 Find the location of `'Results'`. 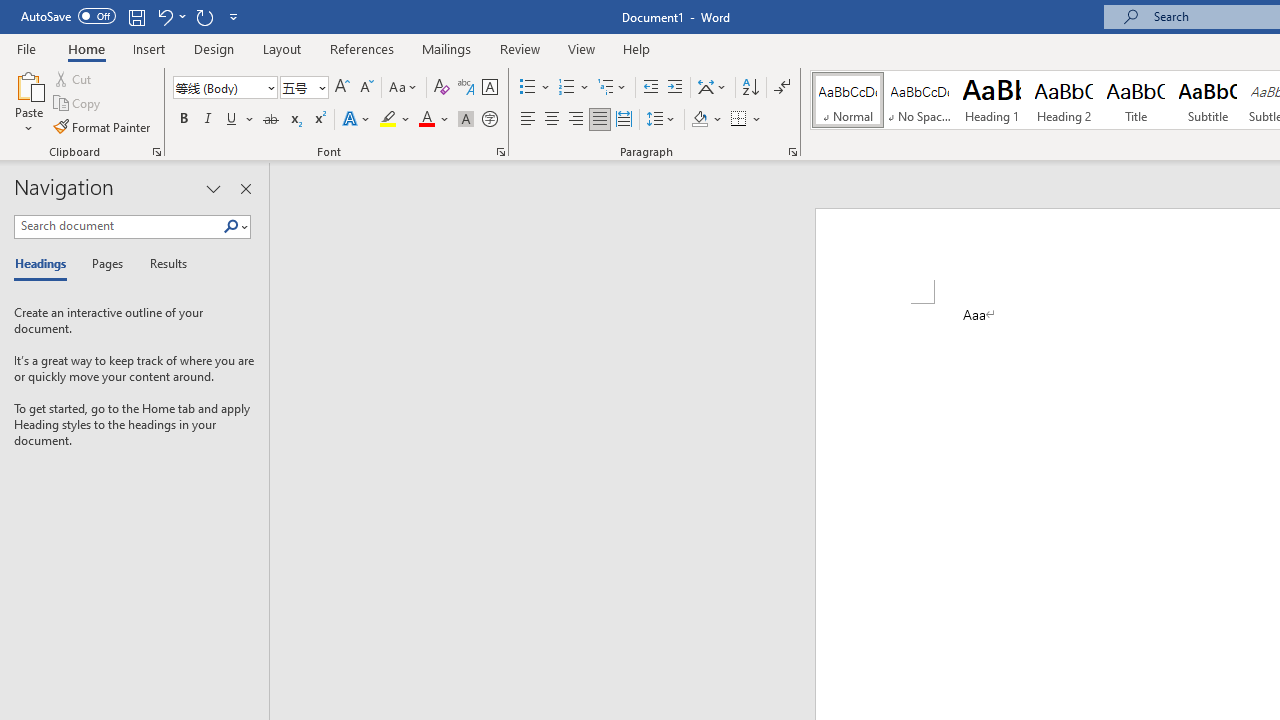

'Results' is located at coordinates (161, 264).